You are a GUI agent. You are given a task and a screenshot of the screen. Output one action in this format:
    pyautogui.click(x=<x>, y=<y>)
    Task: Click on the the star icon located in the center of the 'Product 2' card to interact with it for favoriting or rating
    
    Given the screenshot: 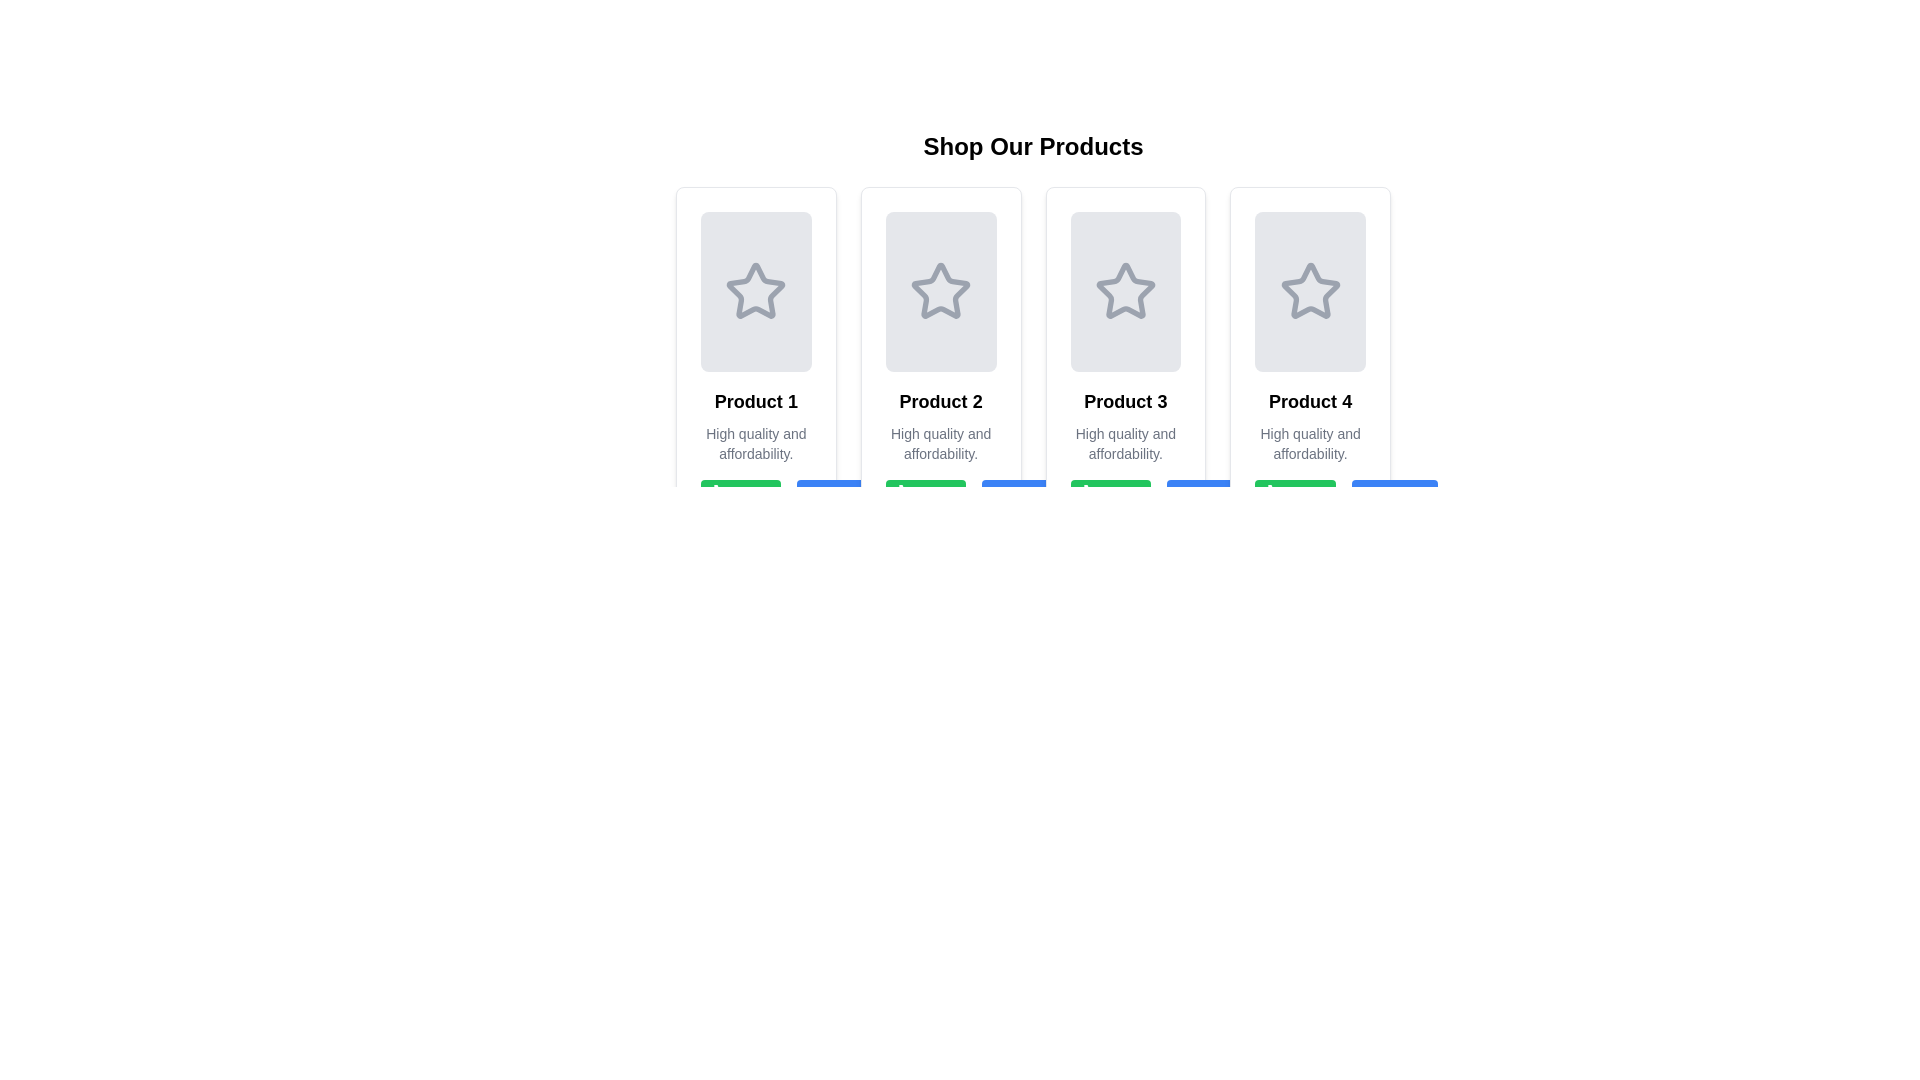 What is the action you would take?
    pyautogui.click(x=940, y=290)
    